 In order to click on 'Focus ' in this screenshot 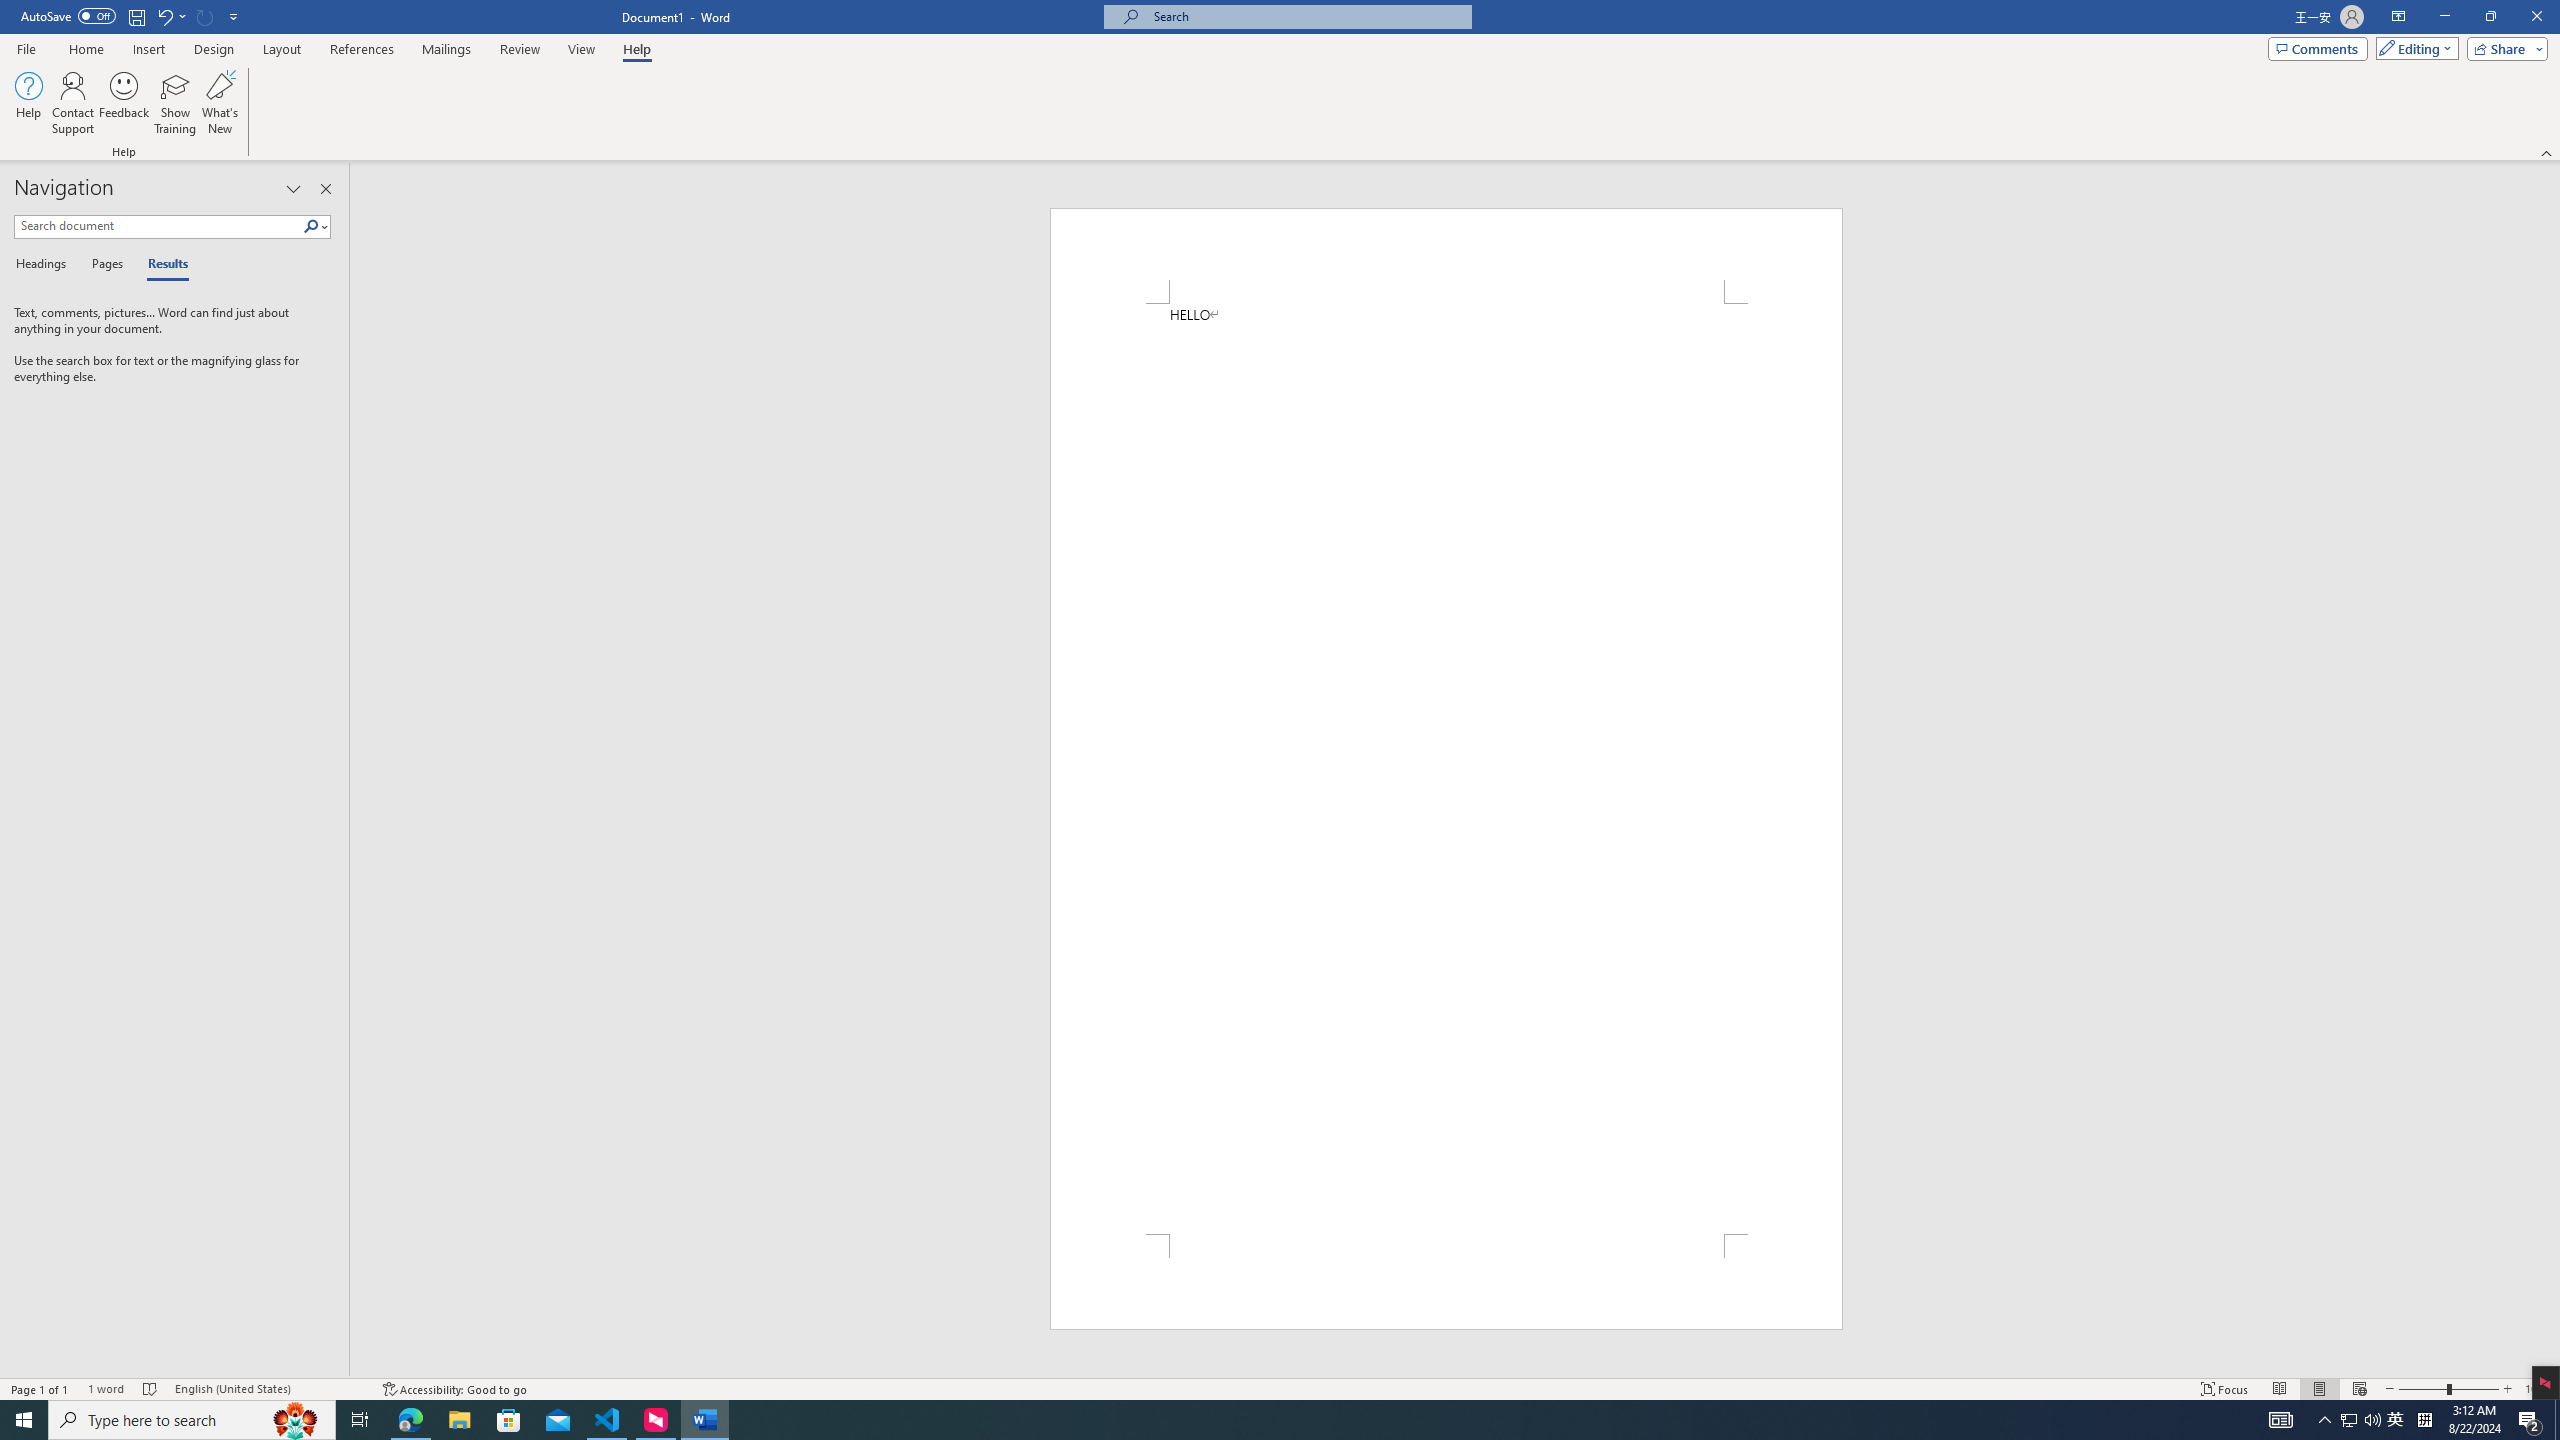, I will do `click(2225, 1389)`.